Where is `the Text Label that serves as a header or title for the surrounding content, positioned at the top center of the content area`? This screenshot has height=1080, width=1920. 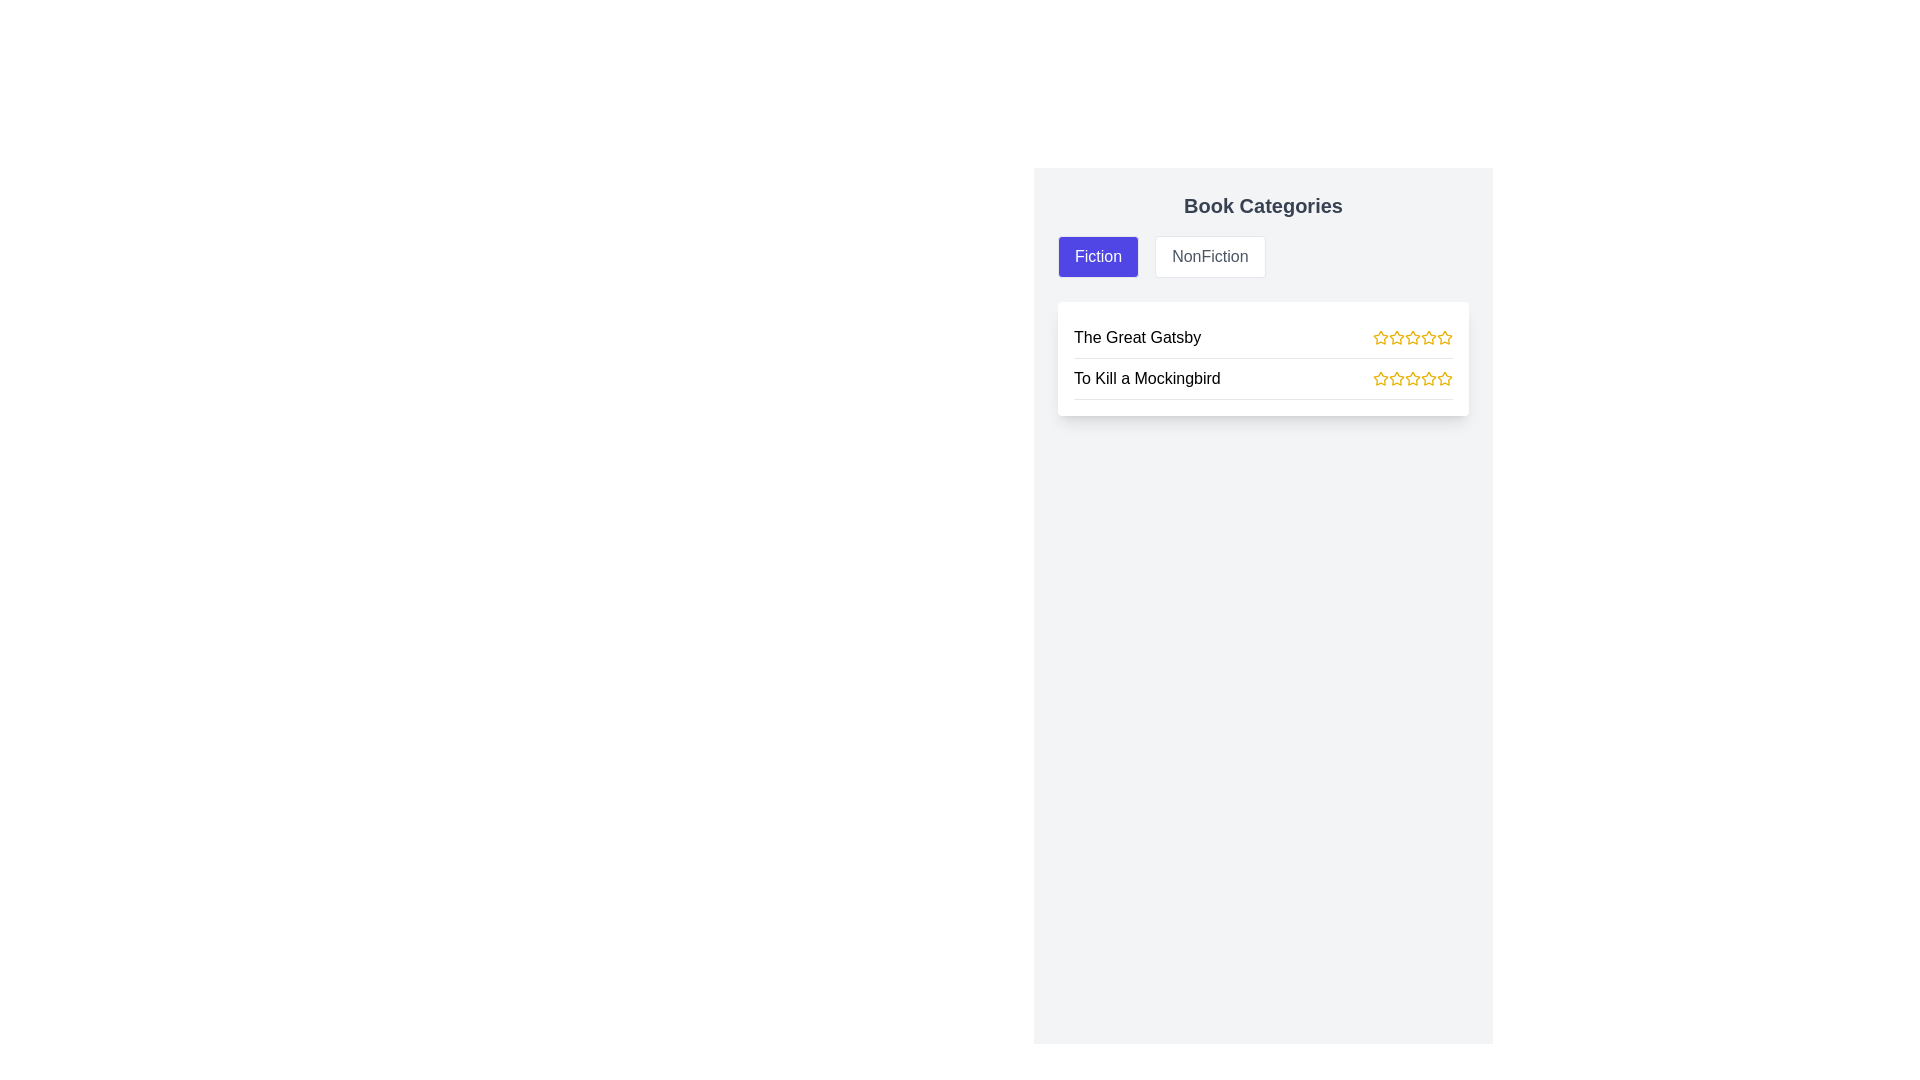 the Text Label that serves as a header or title for the surrounding content, positioned at the top center of the content area is located at coordinates (1262, 205).